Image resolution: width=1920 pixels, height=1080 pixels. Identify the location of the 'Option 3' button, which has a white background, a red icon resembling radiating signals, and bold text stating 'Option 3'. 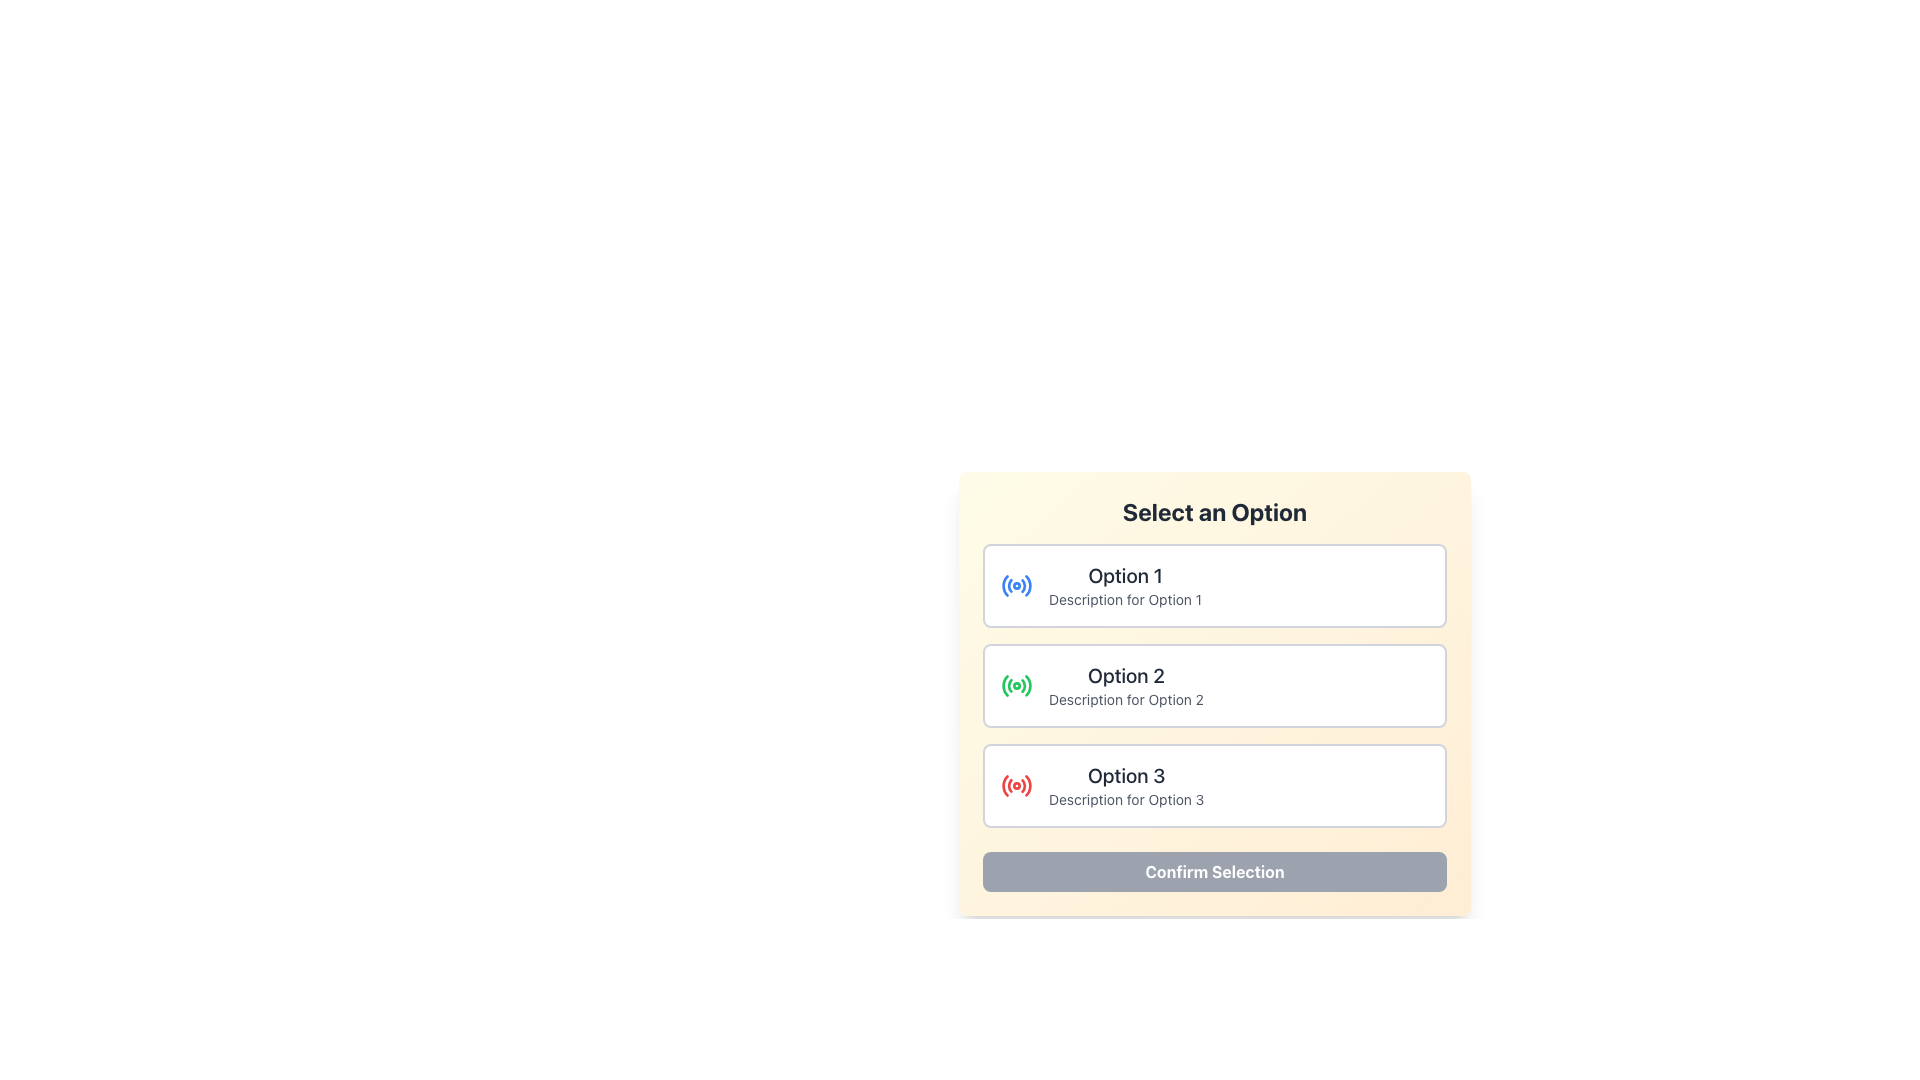
(1213, 785).